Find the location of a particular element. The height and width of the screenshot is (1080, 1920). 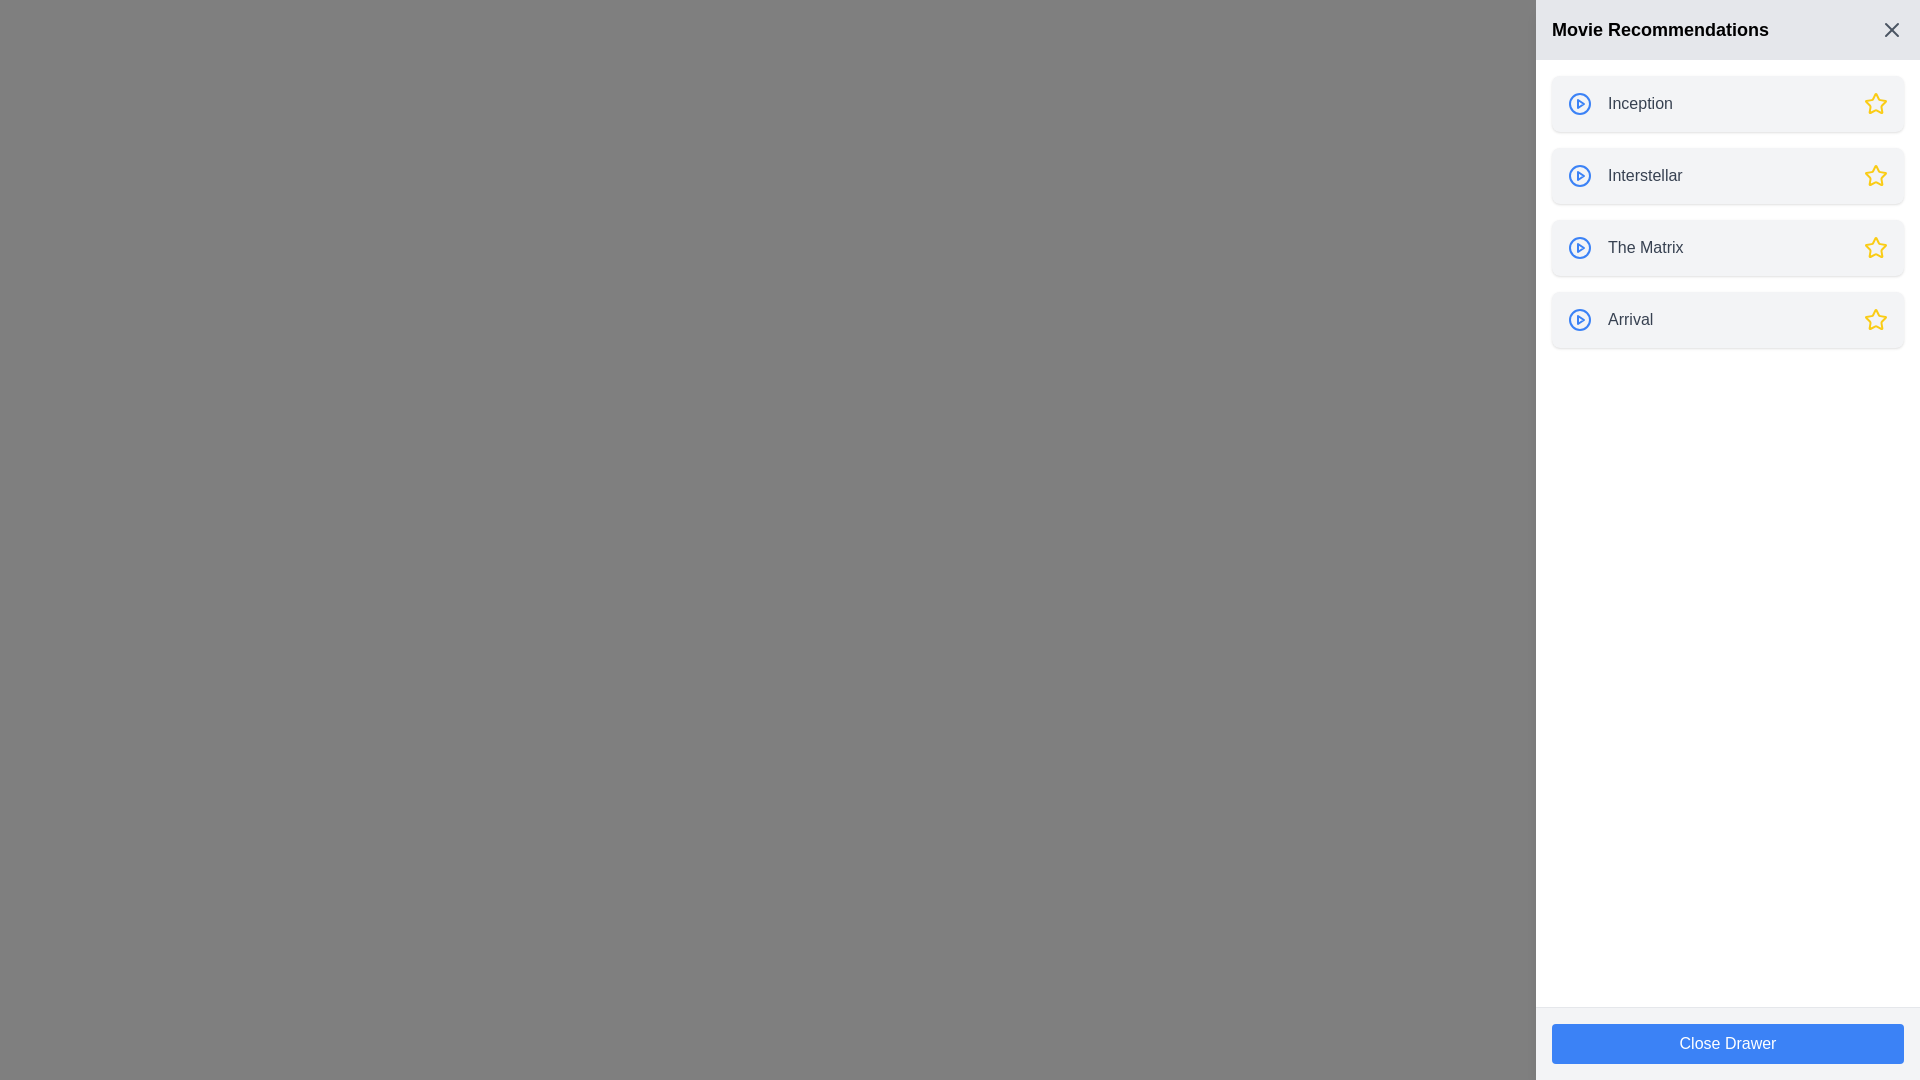

the circular play button with a blue border associated with 'The Matrix' is located at coordinates (1578, 246).